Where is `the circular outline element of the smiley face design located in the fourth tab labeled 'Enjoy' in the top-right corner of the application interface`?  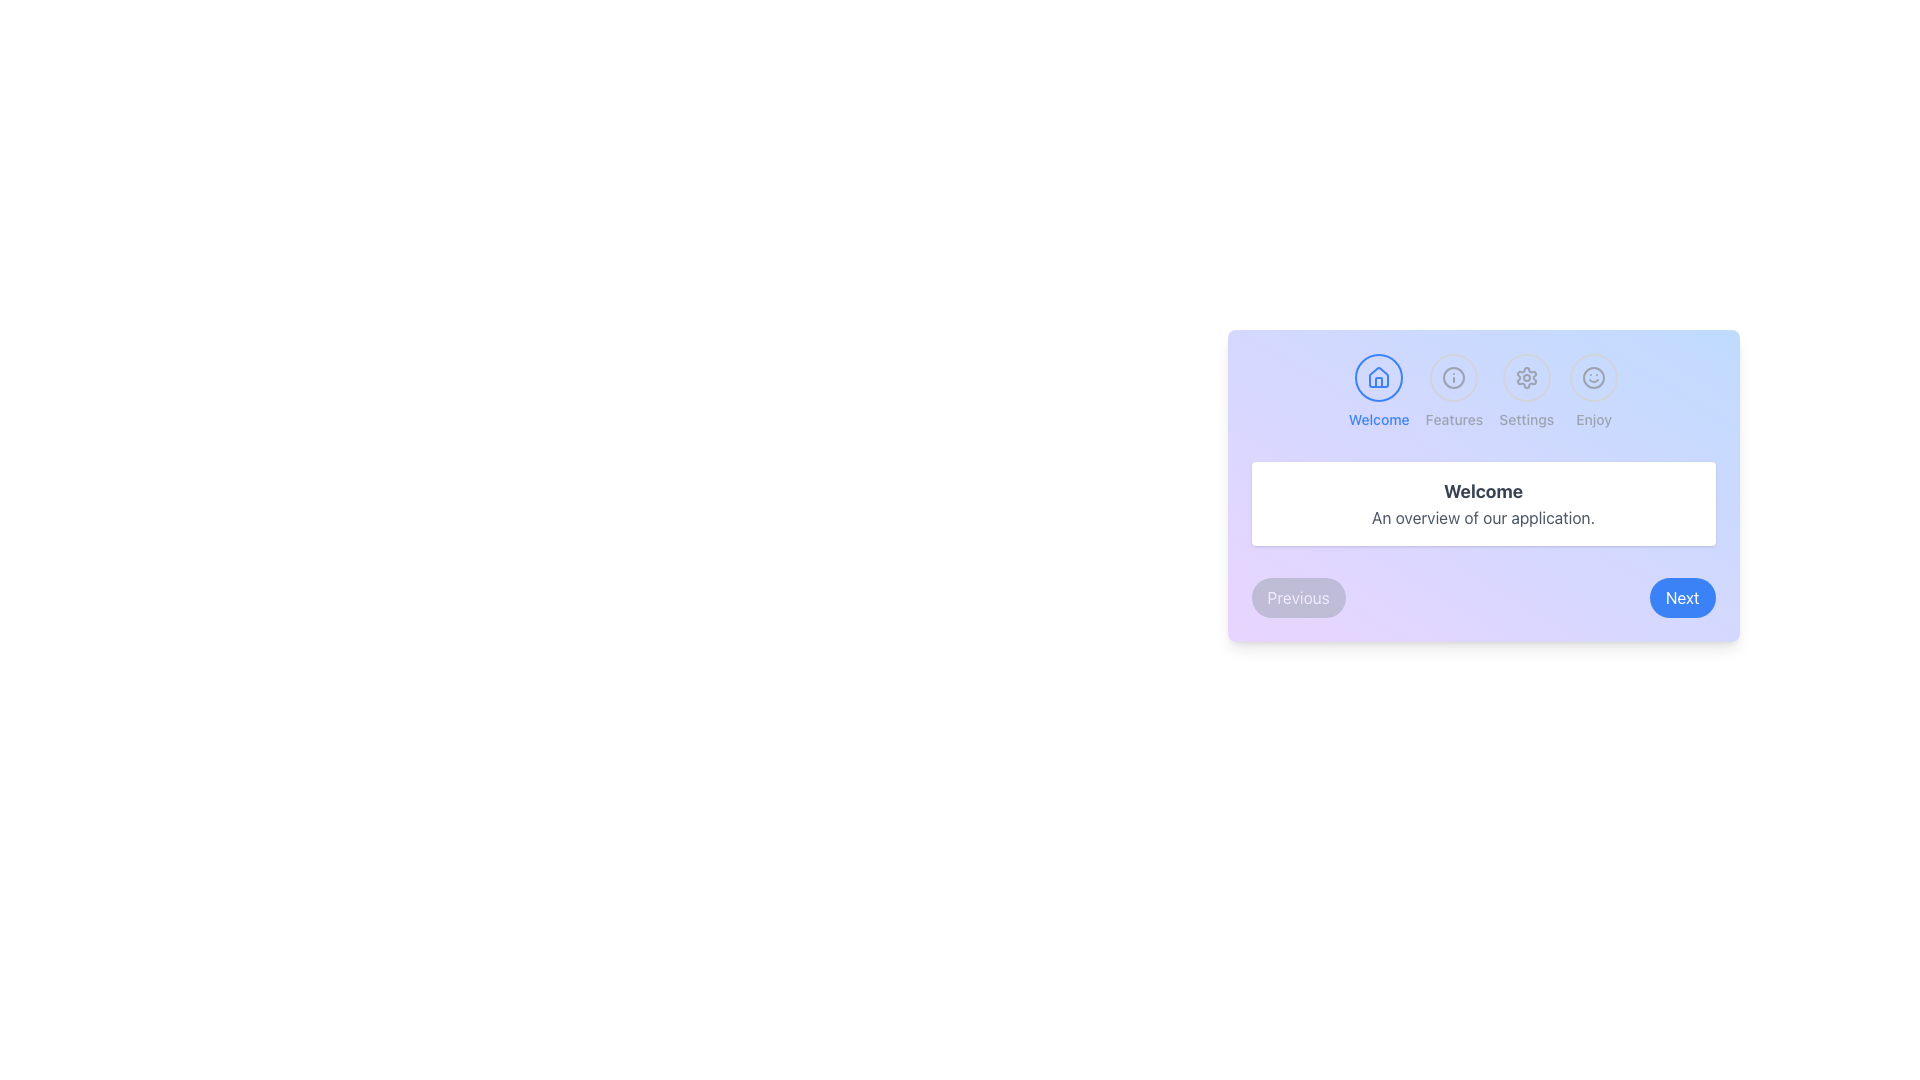
the circular outline element of the smiley face design located in the fourth tab labeled 'Enjoy' in the top-right corner of the application interface is located at coordinates (1593, 378).